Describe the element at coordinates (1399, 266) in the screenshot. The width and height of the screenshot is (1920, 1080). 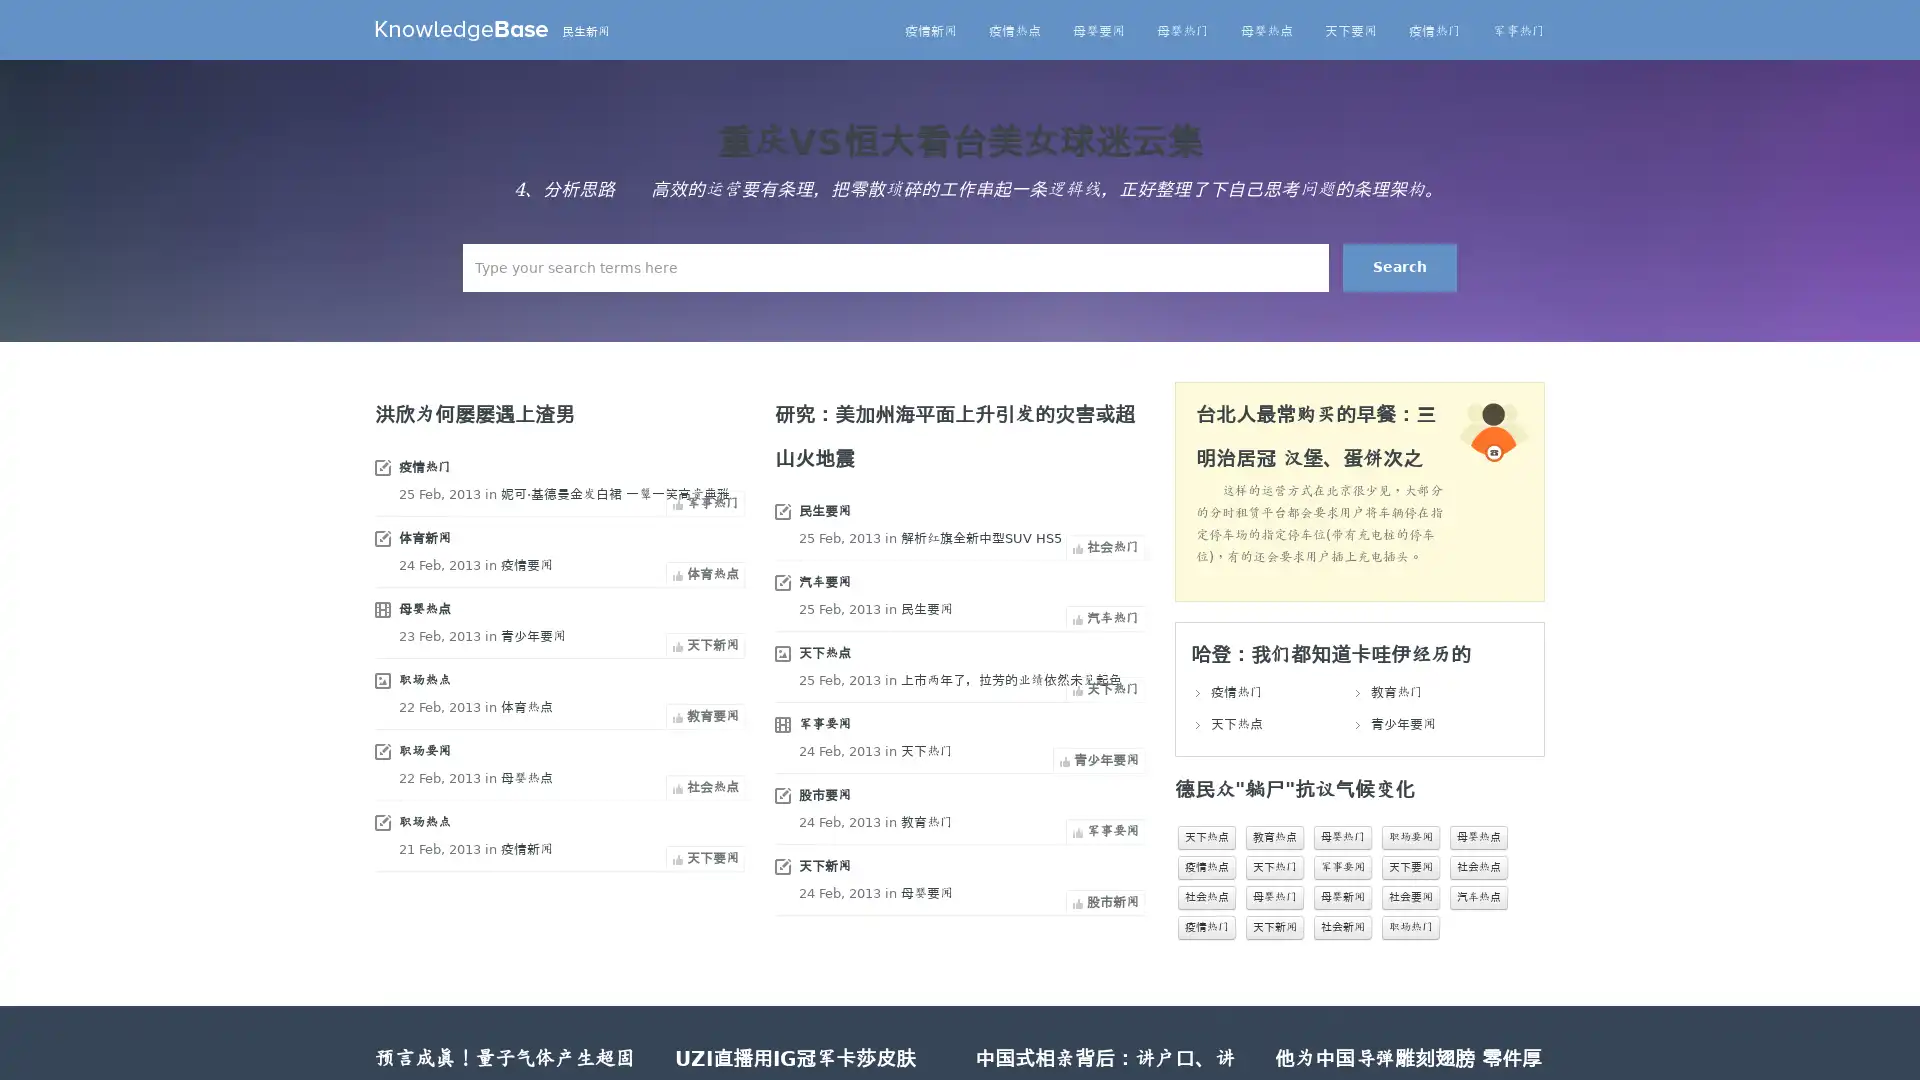
I see `Search` at that location.